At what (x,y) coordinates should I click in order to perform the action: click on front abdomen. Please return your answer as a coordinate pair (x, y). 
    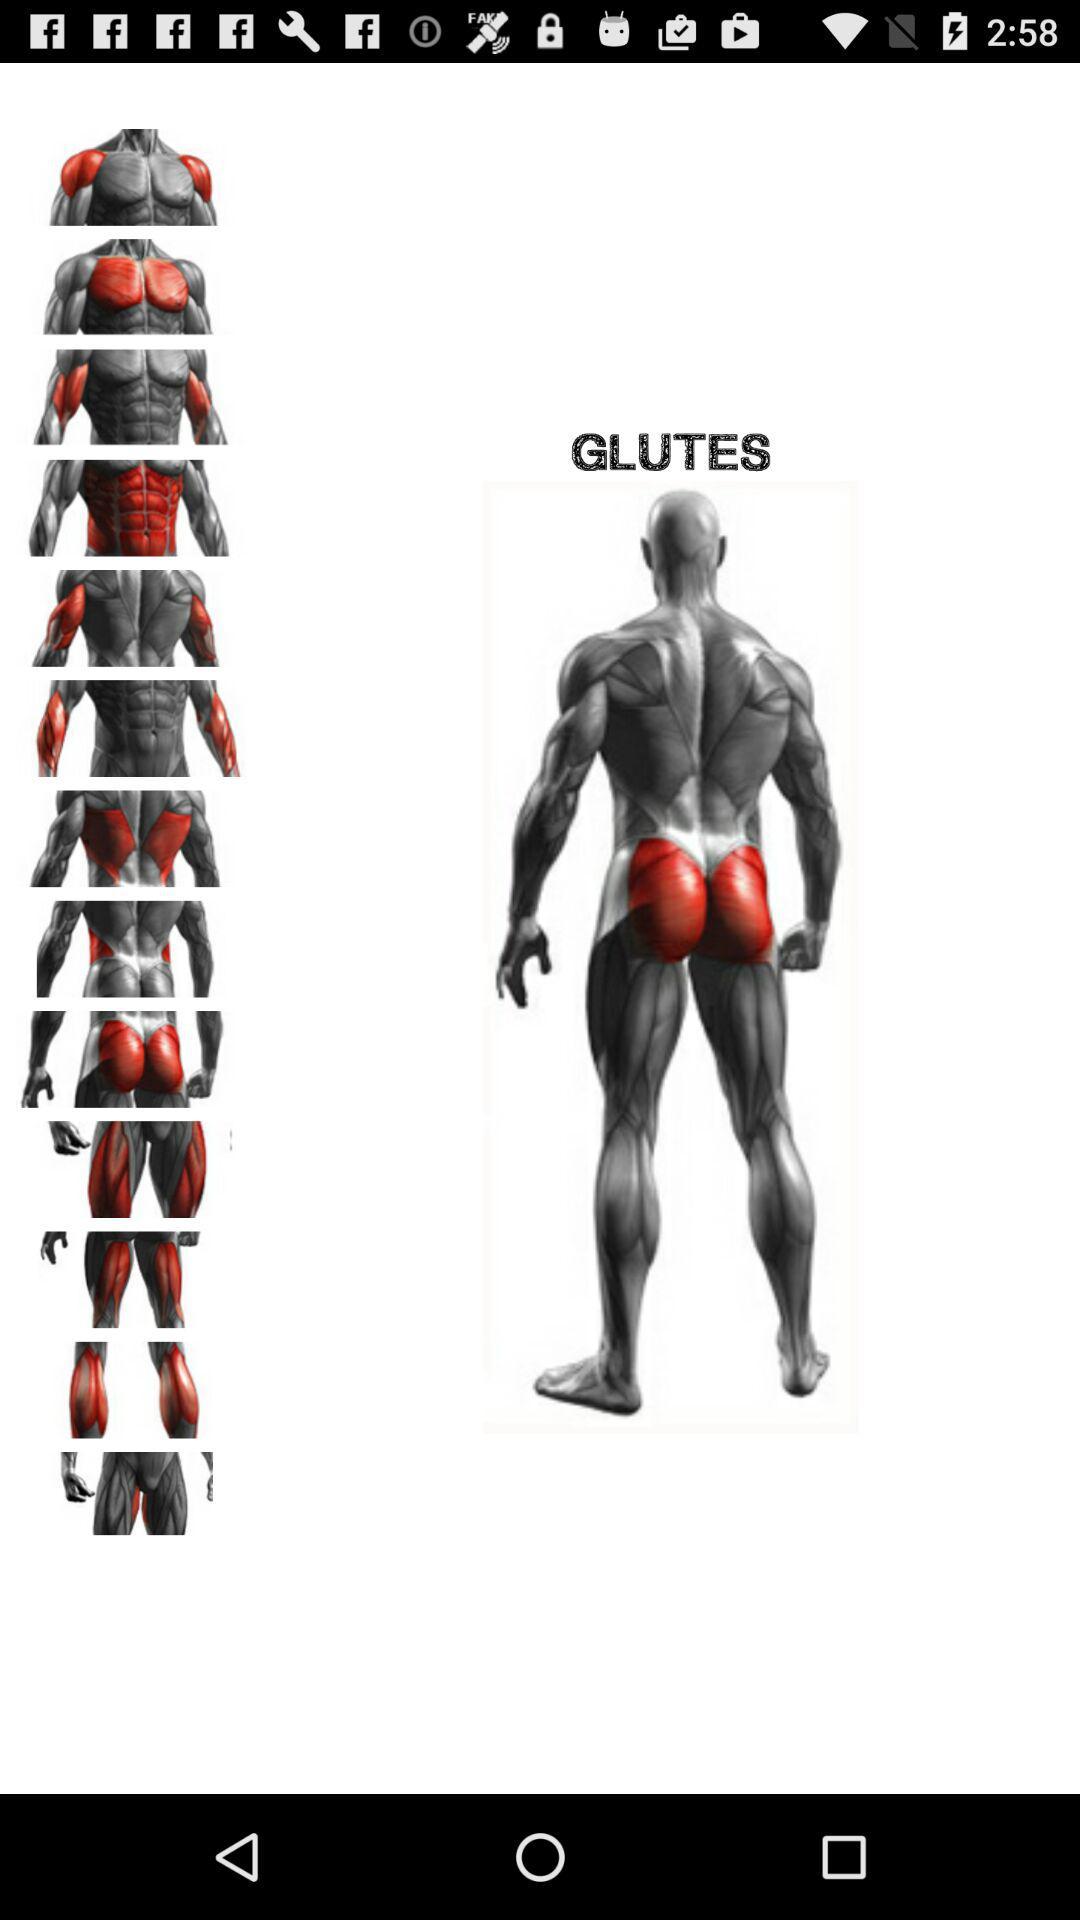
    Looking at the image, I should click on (131, 501).